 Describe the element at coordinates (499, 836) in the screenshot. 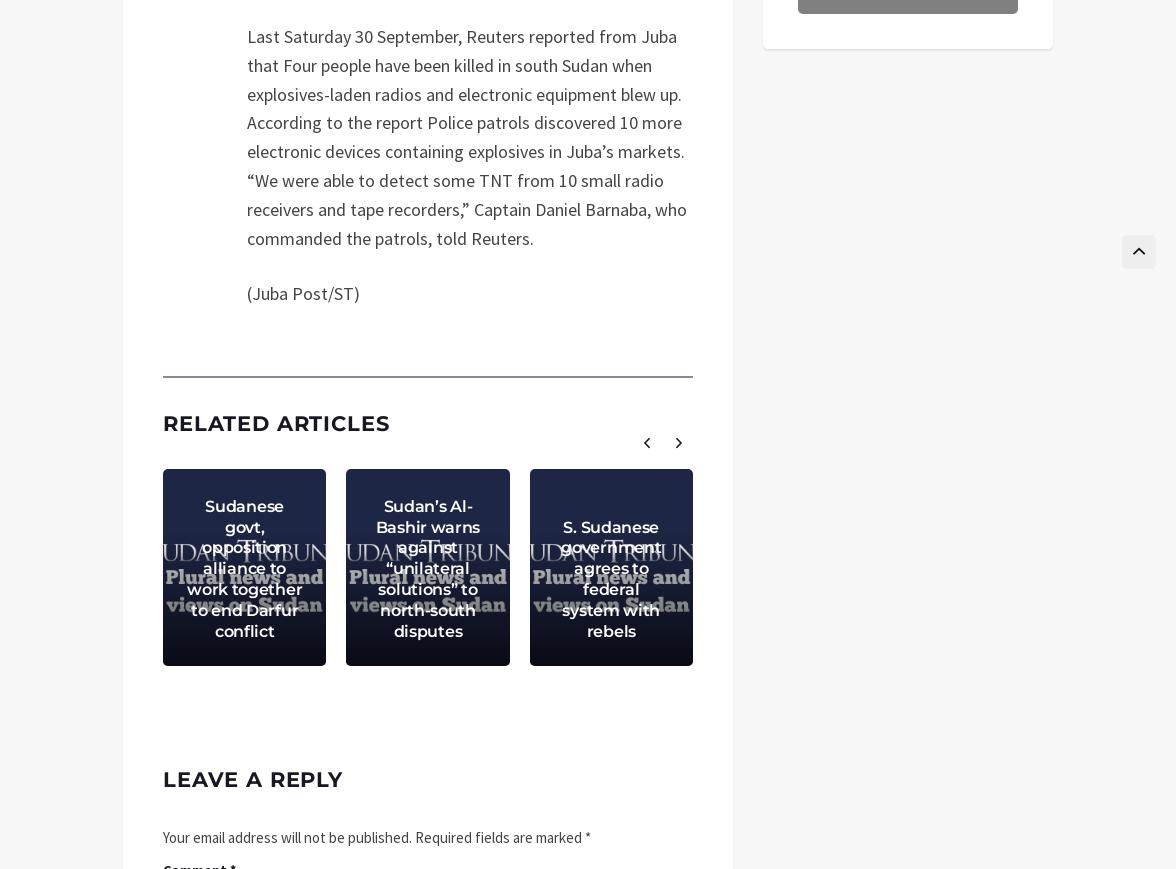

I see `'Required fields are marked'` at that location.